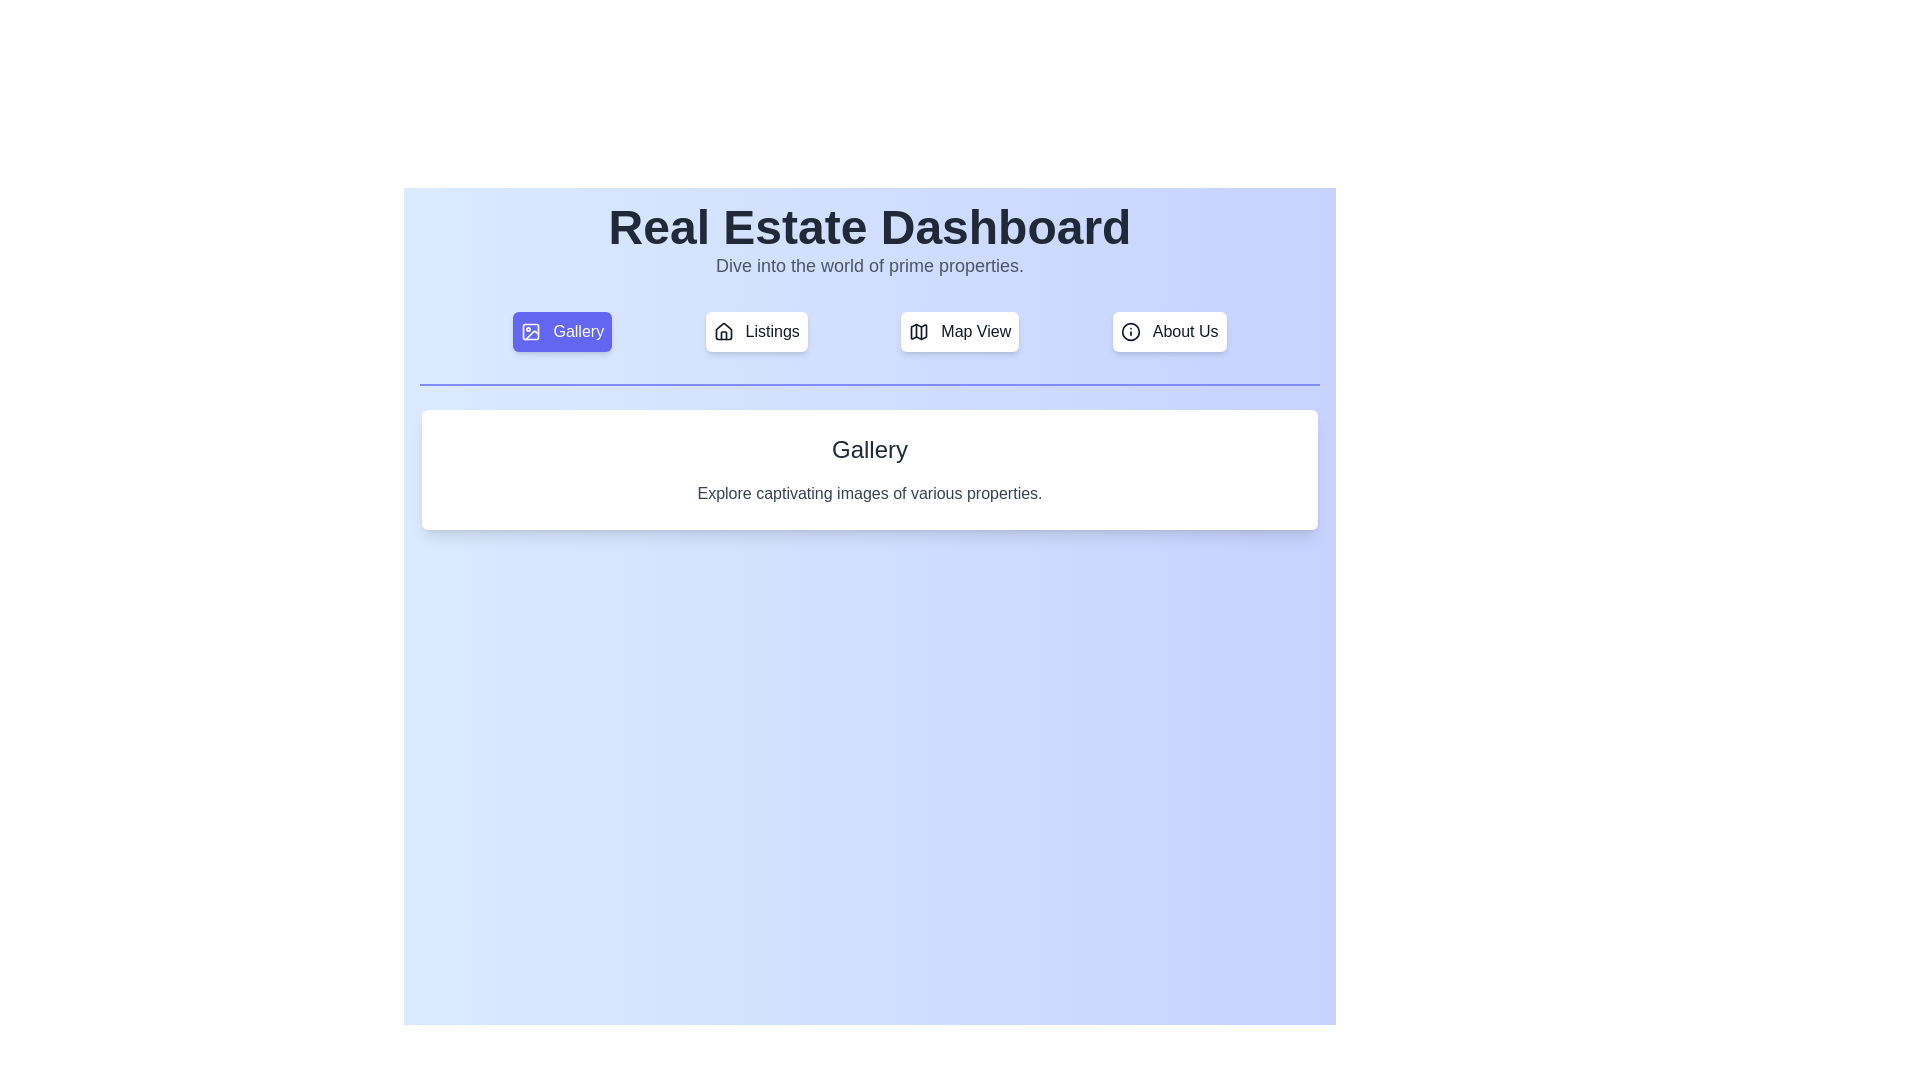 The width and height of the screenshot is (1920, 1080). I want to click on the tab labeled Map View, so click(960, 330).